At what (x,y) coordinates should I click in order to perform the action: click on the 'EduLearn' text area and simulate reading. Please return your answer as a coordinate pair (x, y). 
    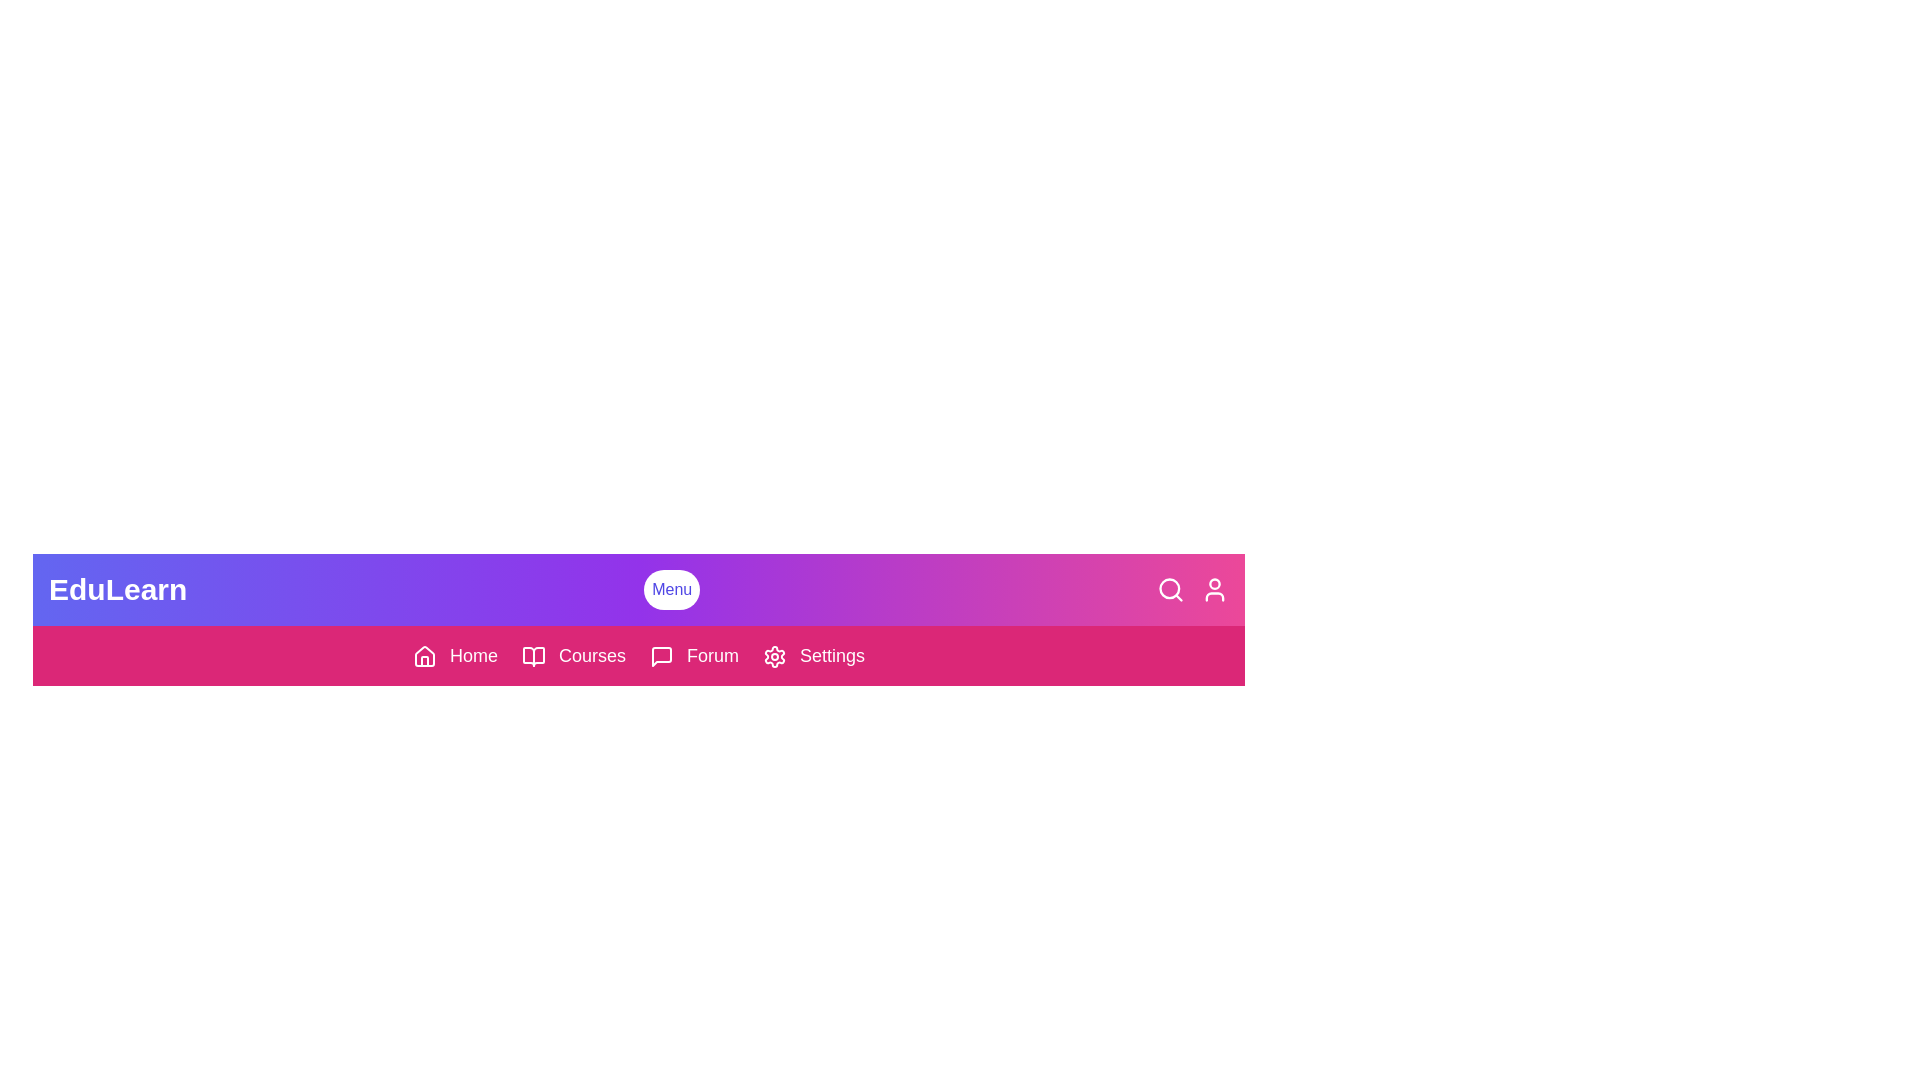
    Looking at the image, I should click on (117, 589).